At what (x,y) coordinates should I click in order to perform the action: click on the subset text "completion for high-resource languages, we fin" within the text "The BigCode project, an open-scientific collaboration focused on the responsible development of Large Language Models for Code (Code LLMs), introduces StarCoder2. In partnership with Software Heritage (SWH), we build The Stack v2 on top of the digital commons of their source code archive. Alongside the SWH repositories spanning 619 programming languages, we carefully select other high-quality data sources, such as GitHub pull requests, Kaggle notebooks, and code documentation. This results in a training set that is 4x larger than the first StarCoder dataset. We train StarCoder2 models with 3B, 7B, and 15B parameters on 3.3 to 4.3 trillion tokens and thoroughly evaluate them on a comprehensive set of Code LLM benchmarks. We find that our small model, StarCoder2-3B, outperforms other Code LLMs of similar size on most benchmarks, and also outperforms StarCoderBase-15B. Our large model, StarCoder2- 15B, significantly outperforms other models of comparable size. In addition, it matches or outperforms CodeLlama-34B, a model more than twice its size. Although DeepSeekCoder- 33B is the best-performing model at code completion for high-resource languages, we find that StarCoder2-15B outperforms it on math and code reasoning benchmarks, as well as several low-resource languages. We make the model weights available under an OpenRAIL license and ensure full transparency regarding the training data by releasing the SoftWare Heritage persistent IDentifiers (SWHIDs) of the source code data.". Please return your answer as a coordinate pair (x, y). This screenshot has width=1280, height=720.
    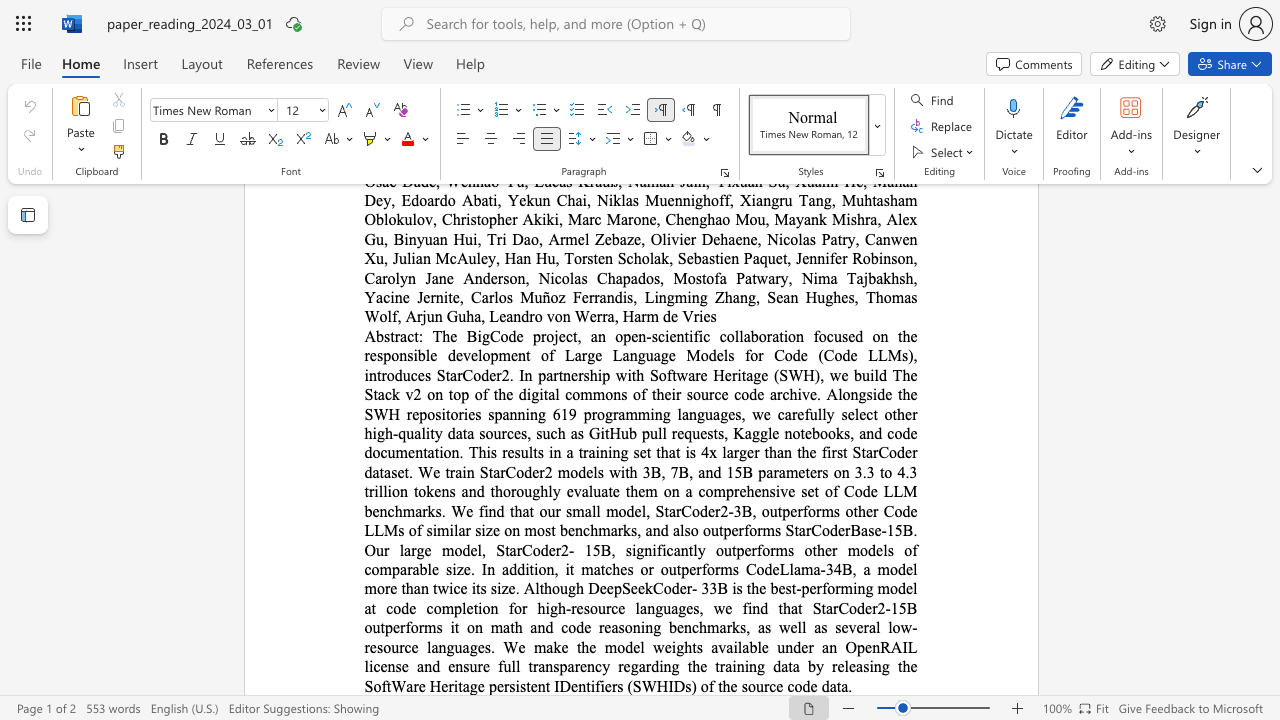
    Looking at the image, I should click on (425, 607).